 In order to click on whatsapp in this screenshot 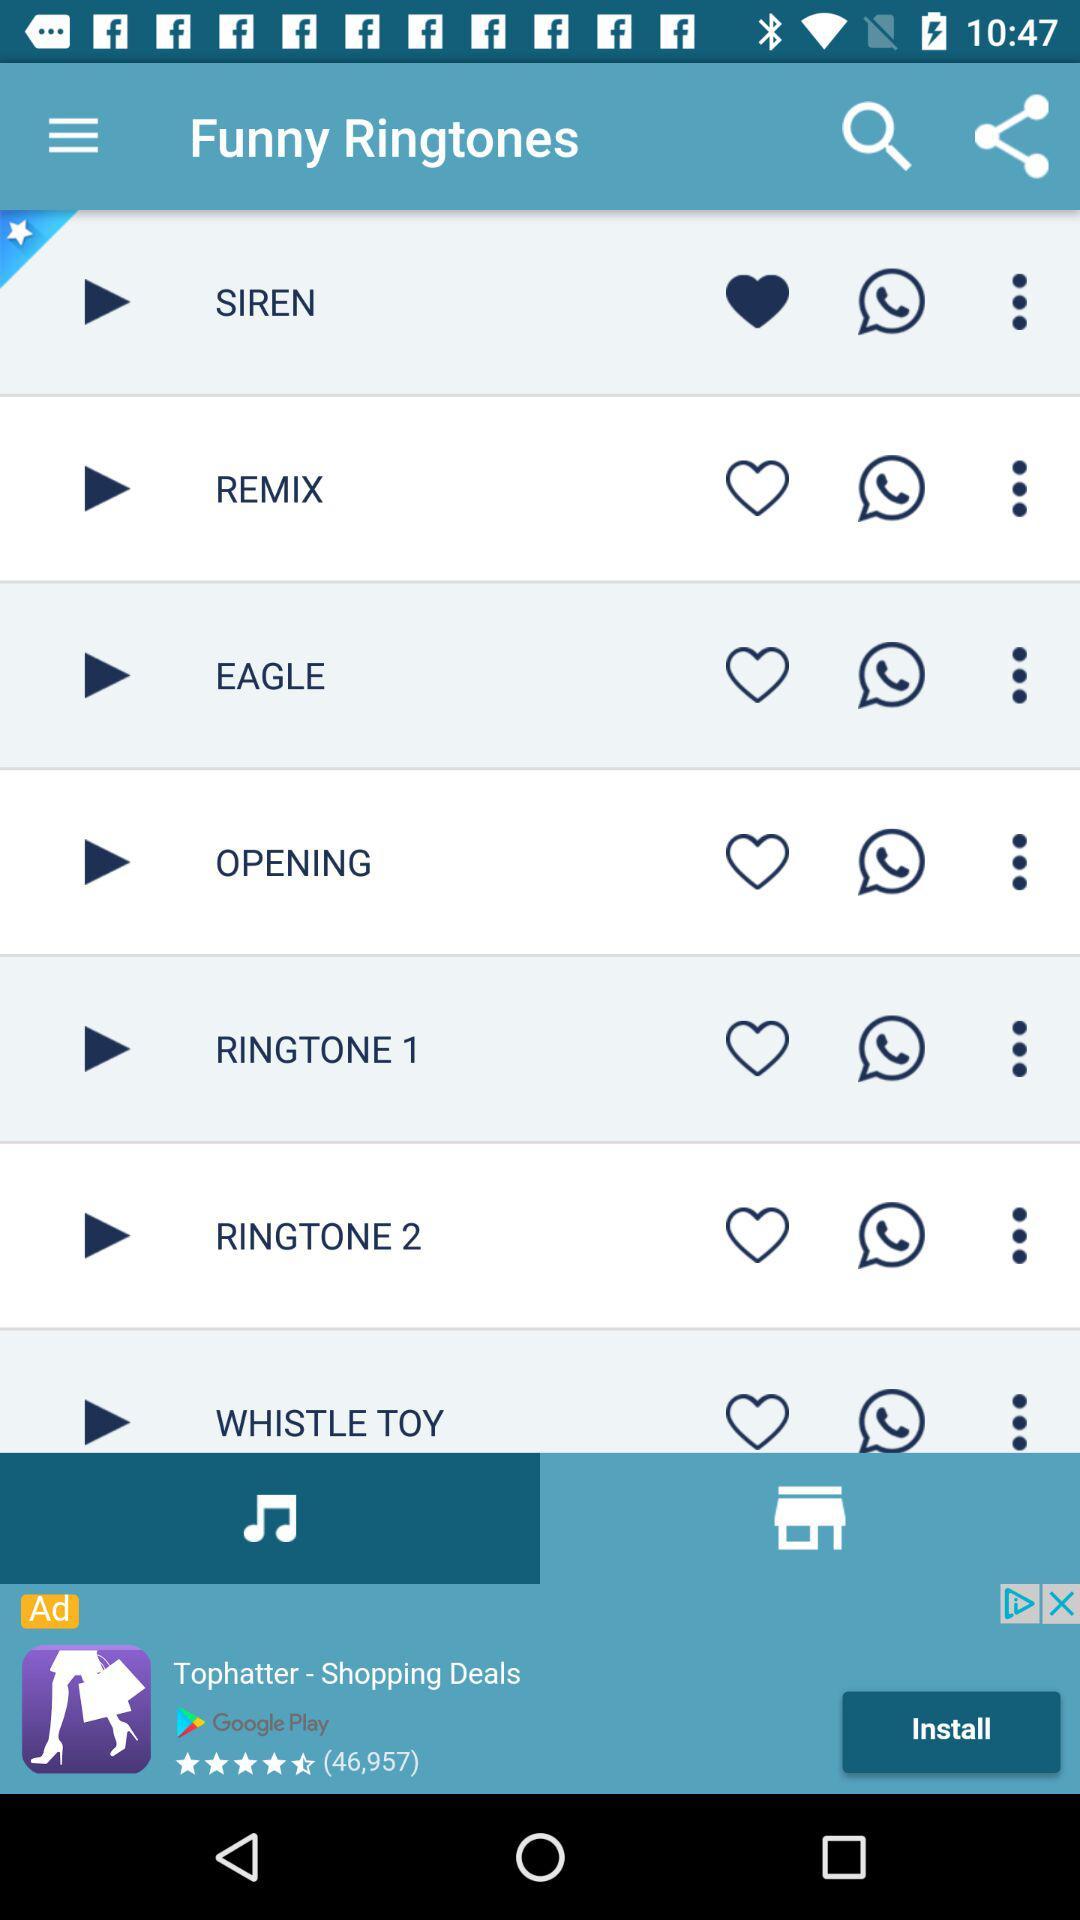, I will do `click(890, 1413)`.